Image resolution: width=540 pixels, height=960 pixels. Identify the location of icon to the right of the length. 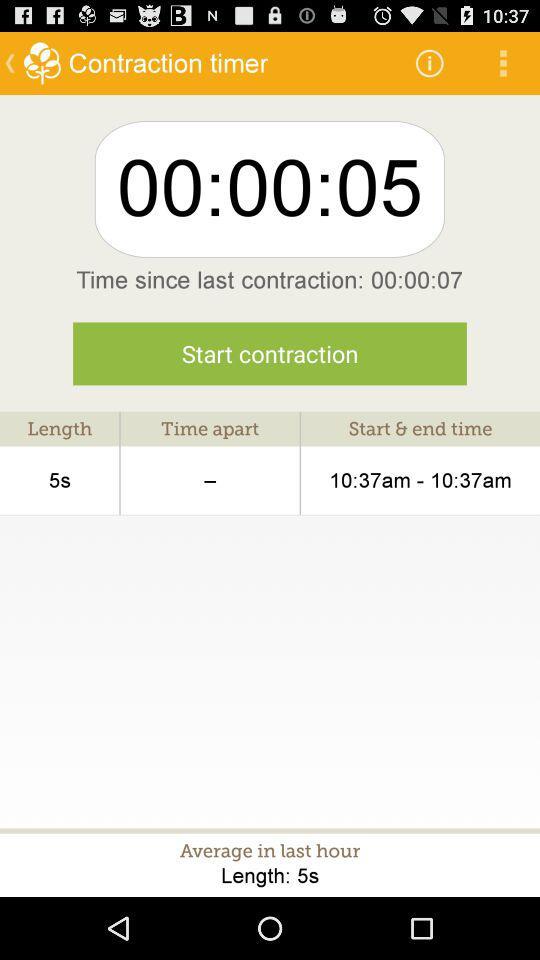
(209, 480).